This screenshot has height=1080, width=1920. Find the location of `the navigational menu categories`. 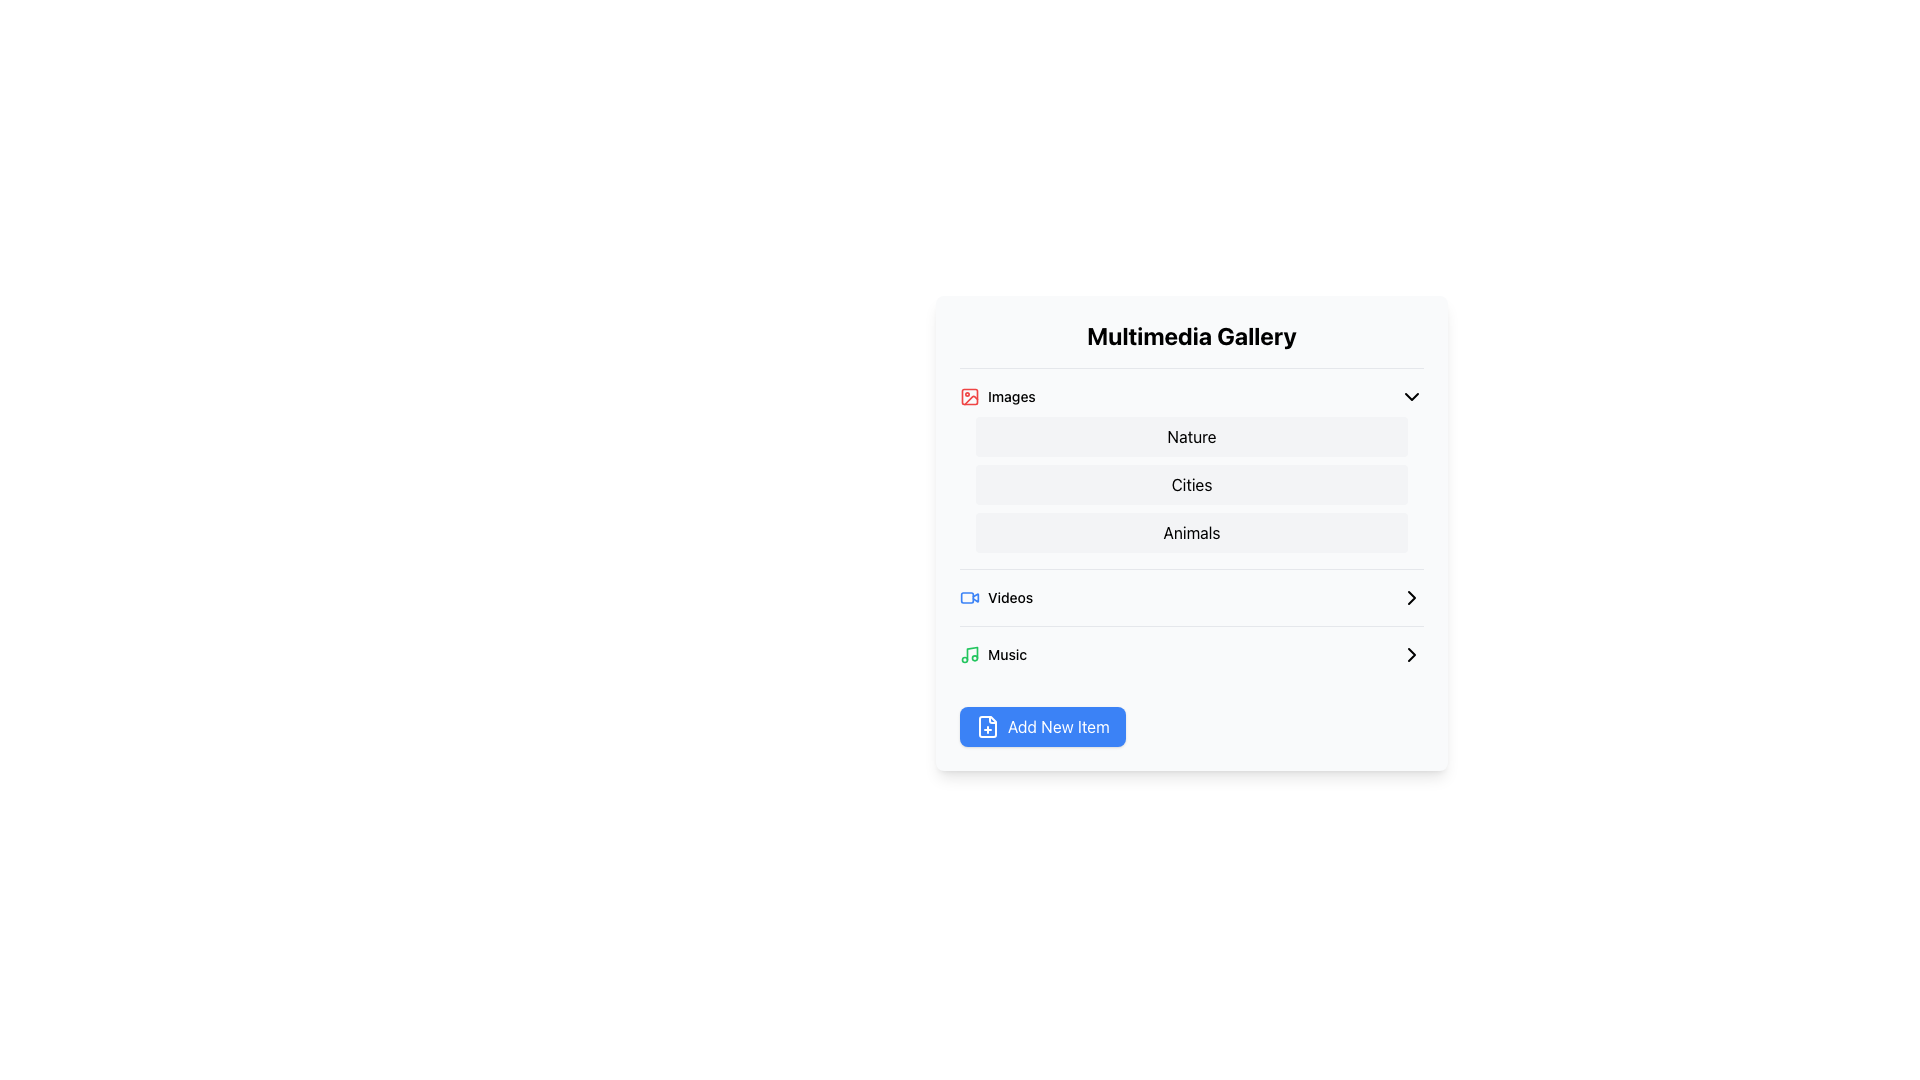

the navigational menu categories is located at coordinates (1191, 531).